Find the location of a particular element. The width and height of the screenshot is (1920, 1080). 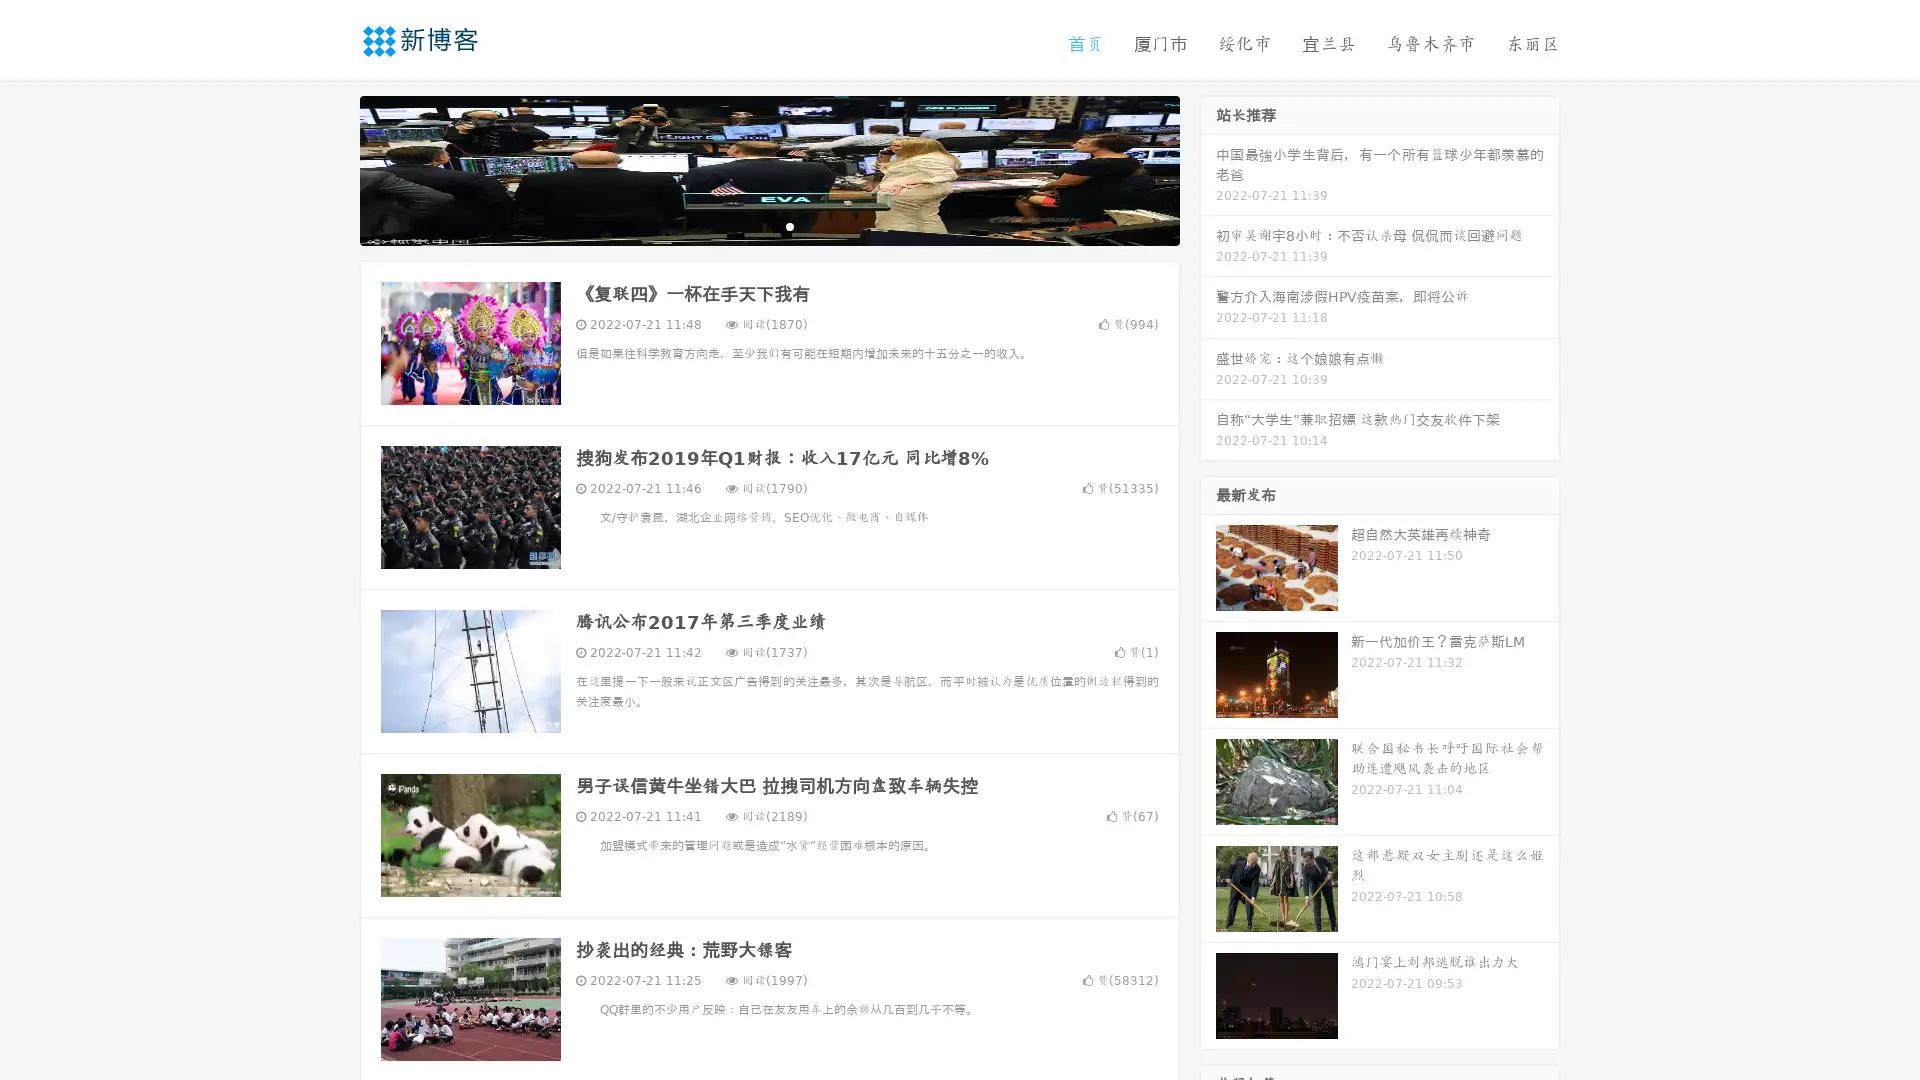

Previous slide is located at coordinates (330, 168).